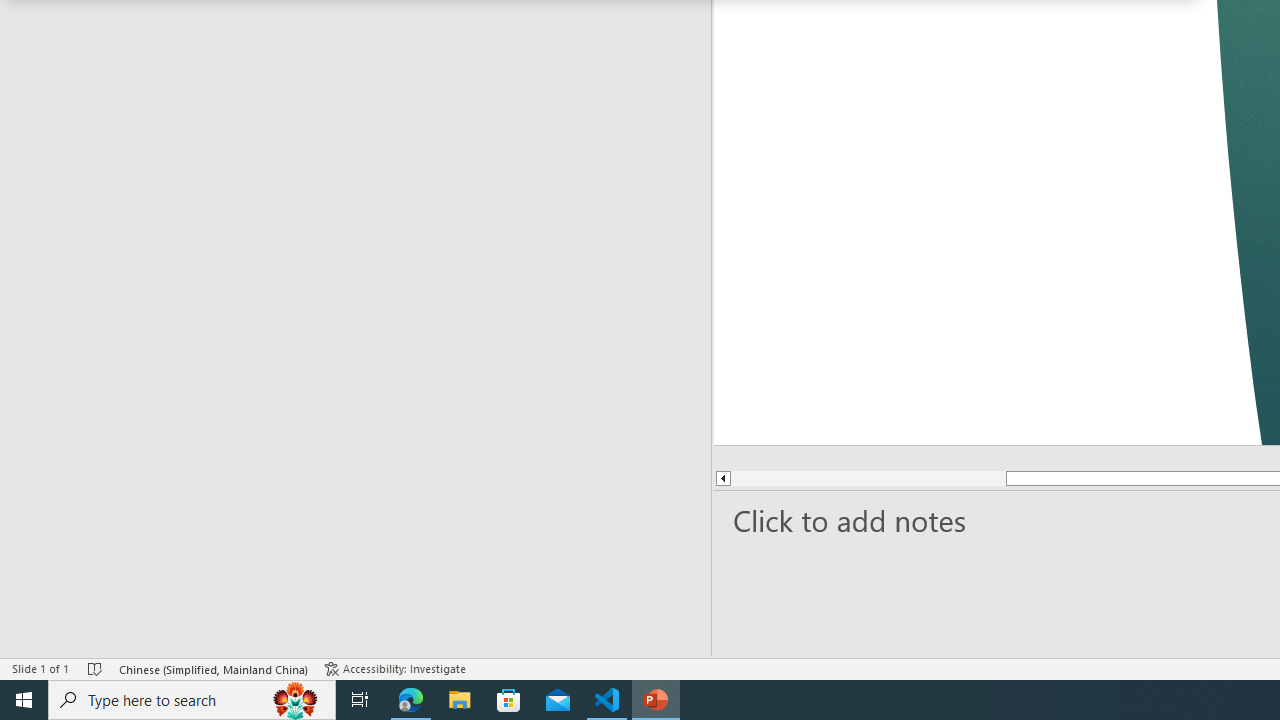 The width and height of the screenshot is (1280, 720). What do you see at coordinates (656, 698) in the screenshot?
I see `'PowerPoint - 1 running window'` at bounding box center [656, 698].